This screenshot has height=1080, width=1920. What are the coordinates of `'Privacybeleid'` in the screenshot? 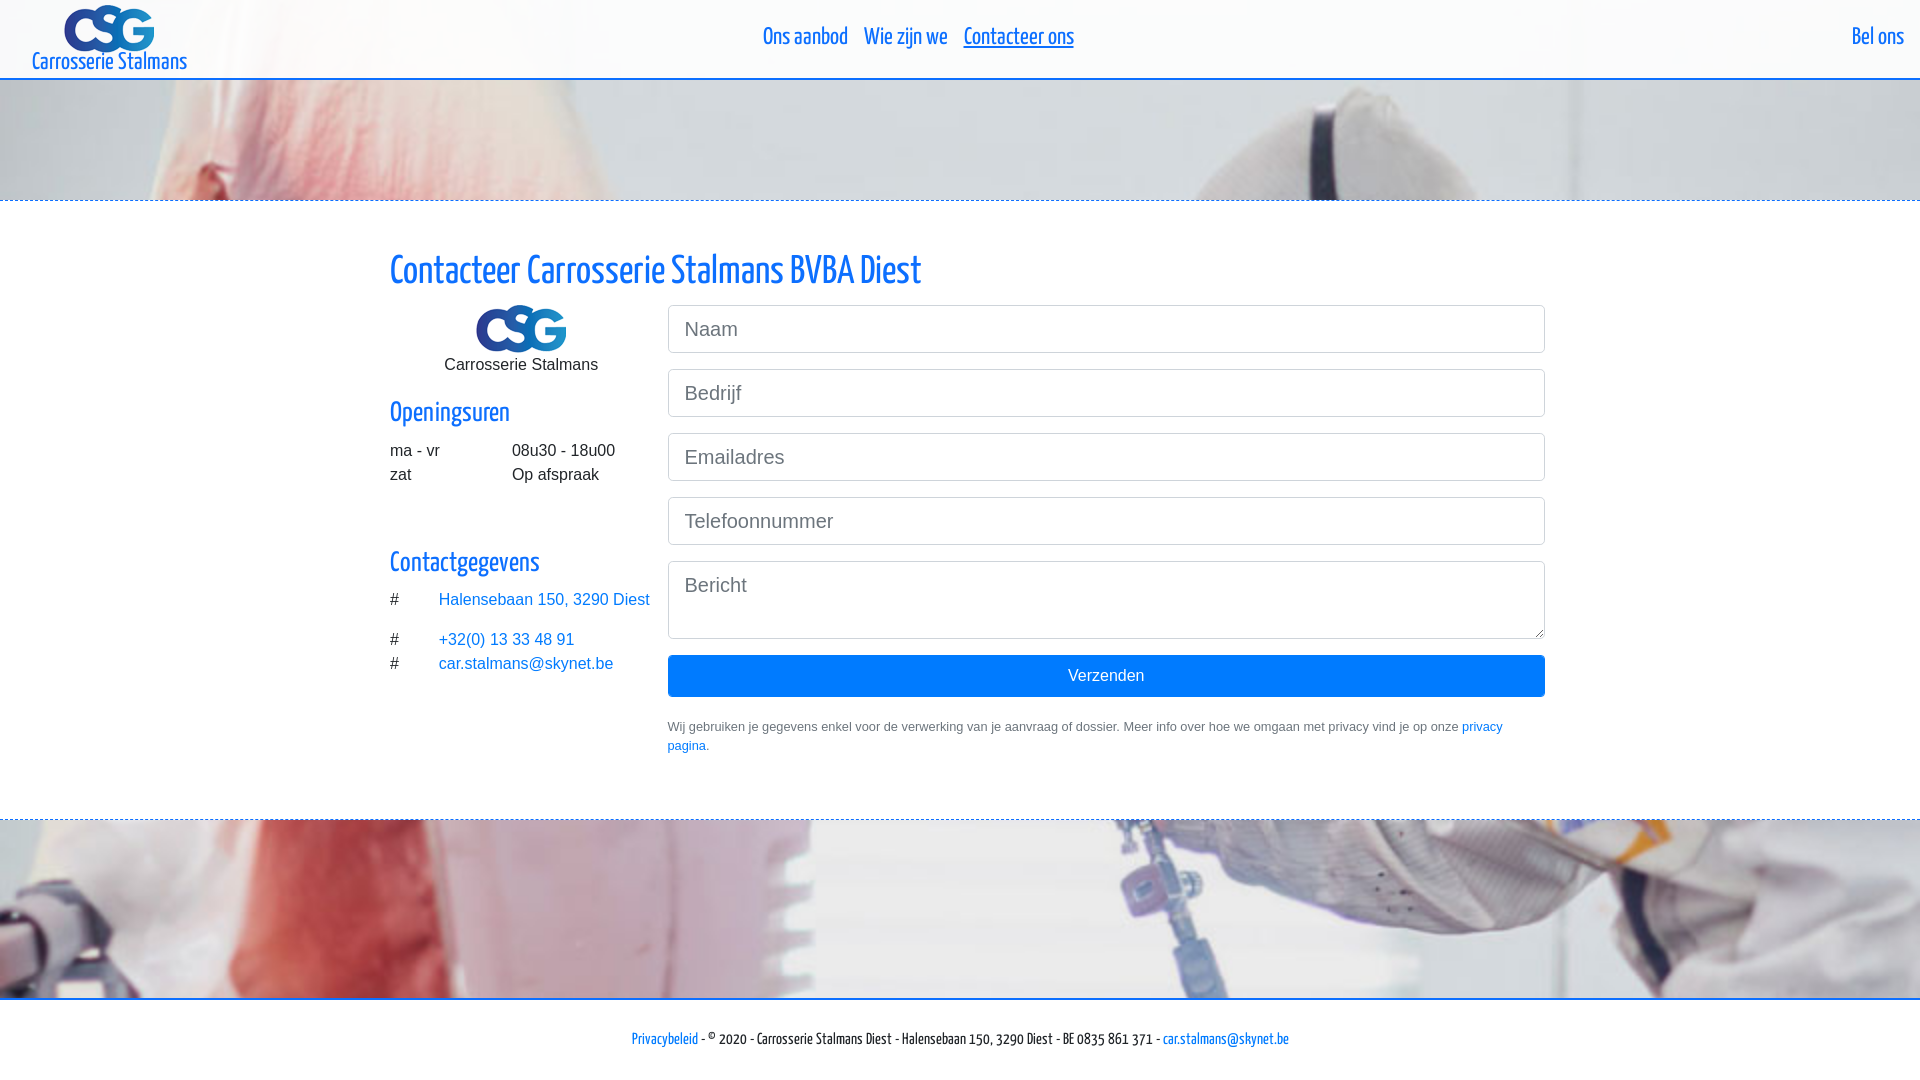 It's located at (665, 1038).